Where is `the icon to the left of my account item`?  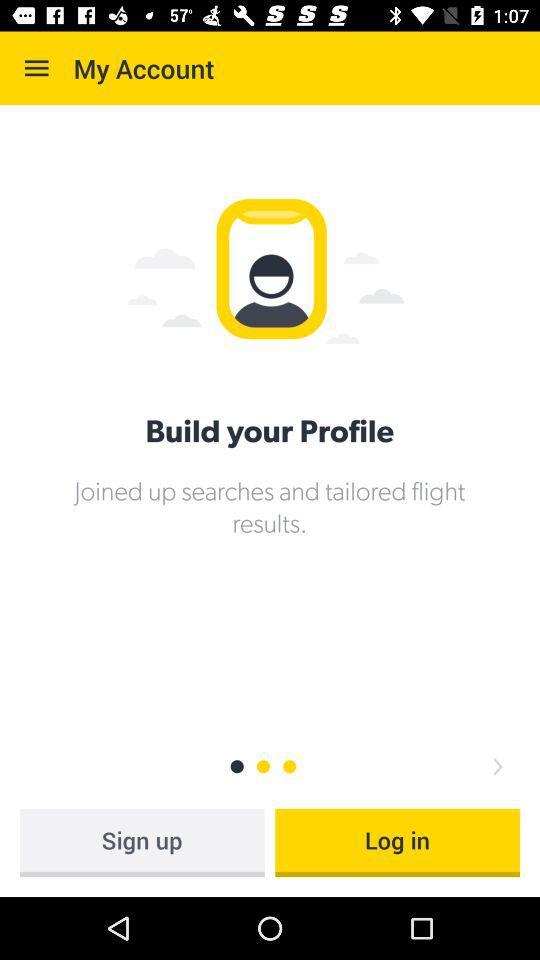 the icon to the left of my account item is located at coordinates (36, 68).